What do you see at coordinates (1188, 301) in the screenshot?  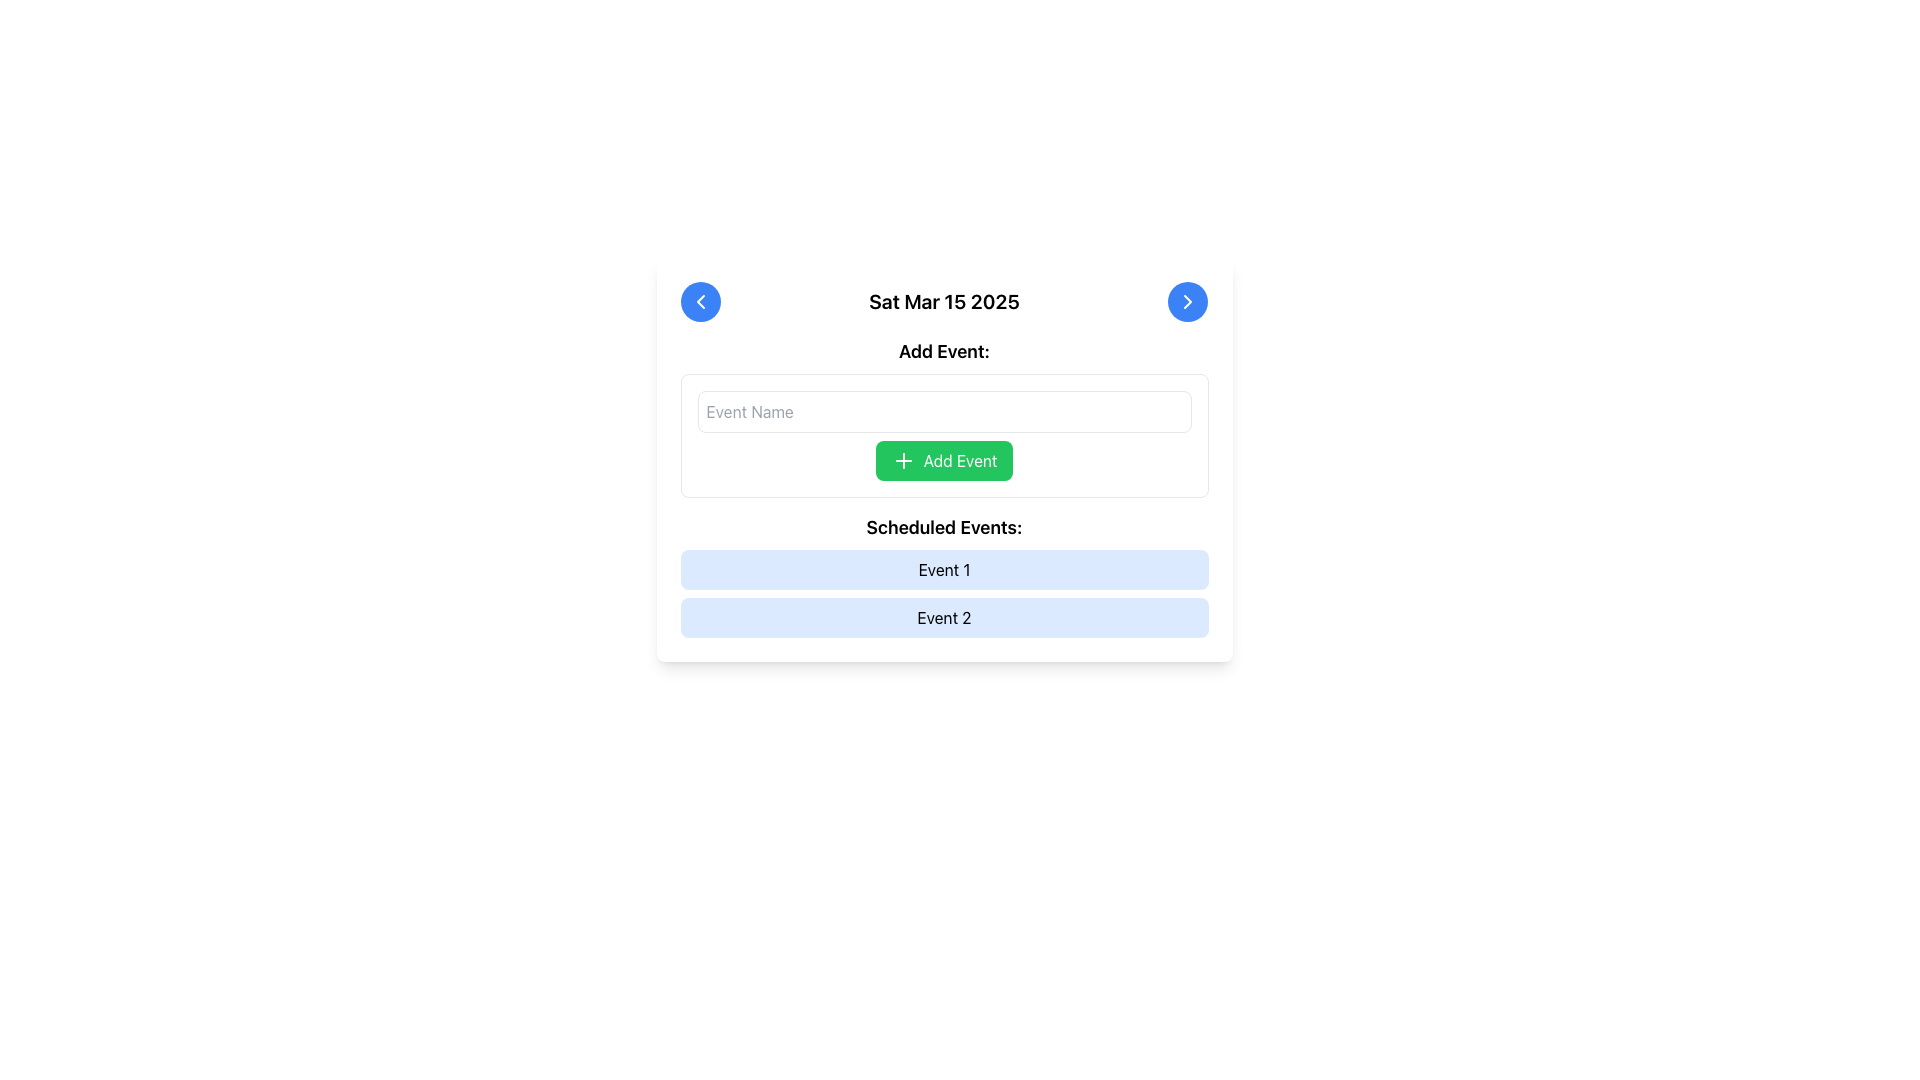 I see `the rightward chevron arrow icon located at the top-right corner of the interface` at bounding box center [1188, 301].